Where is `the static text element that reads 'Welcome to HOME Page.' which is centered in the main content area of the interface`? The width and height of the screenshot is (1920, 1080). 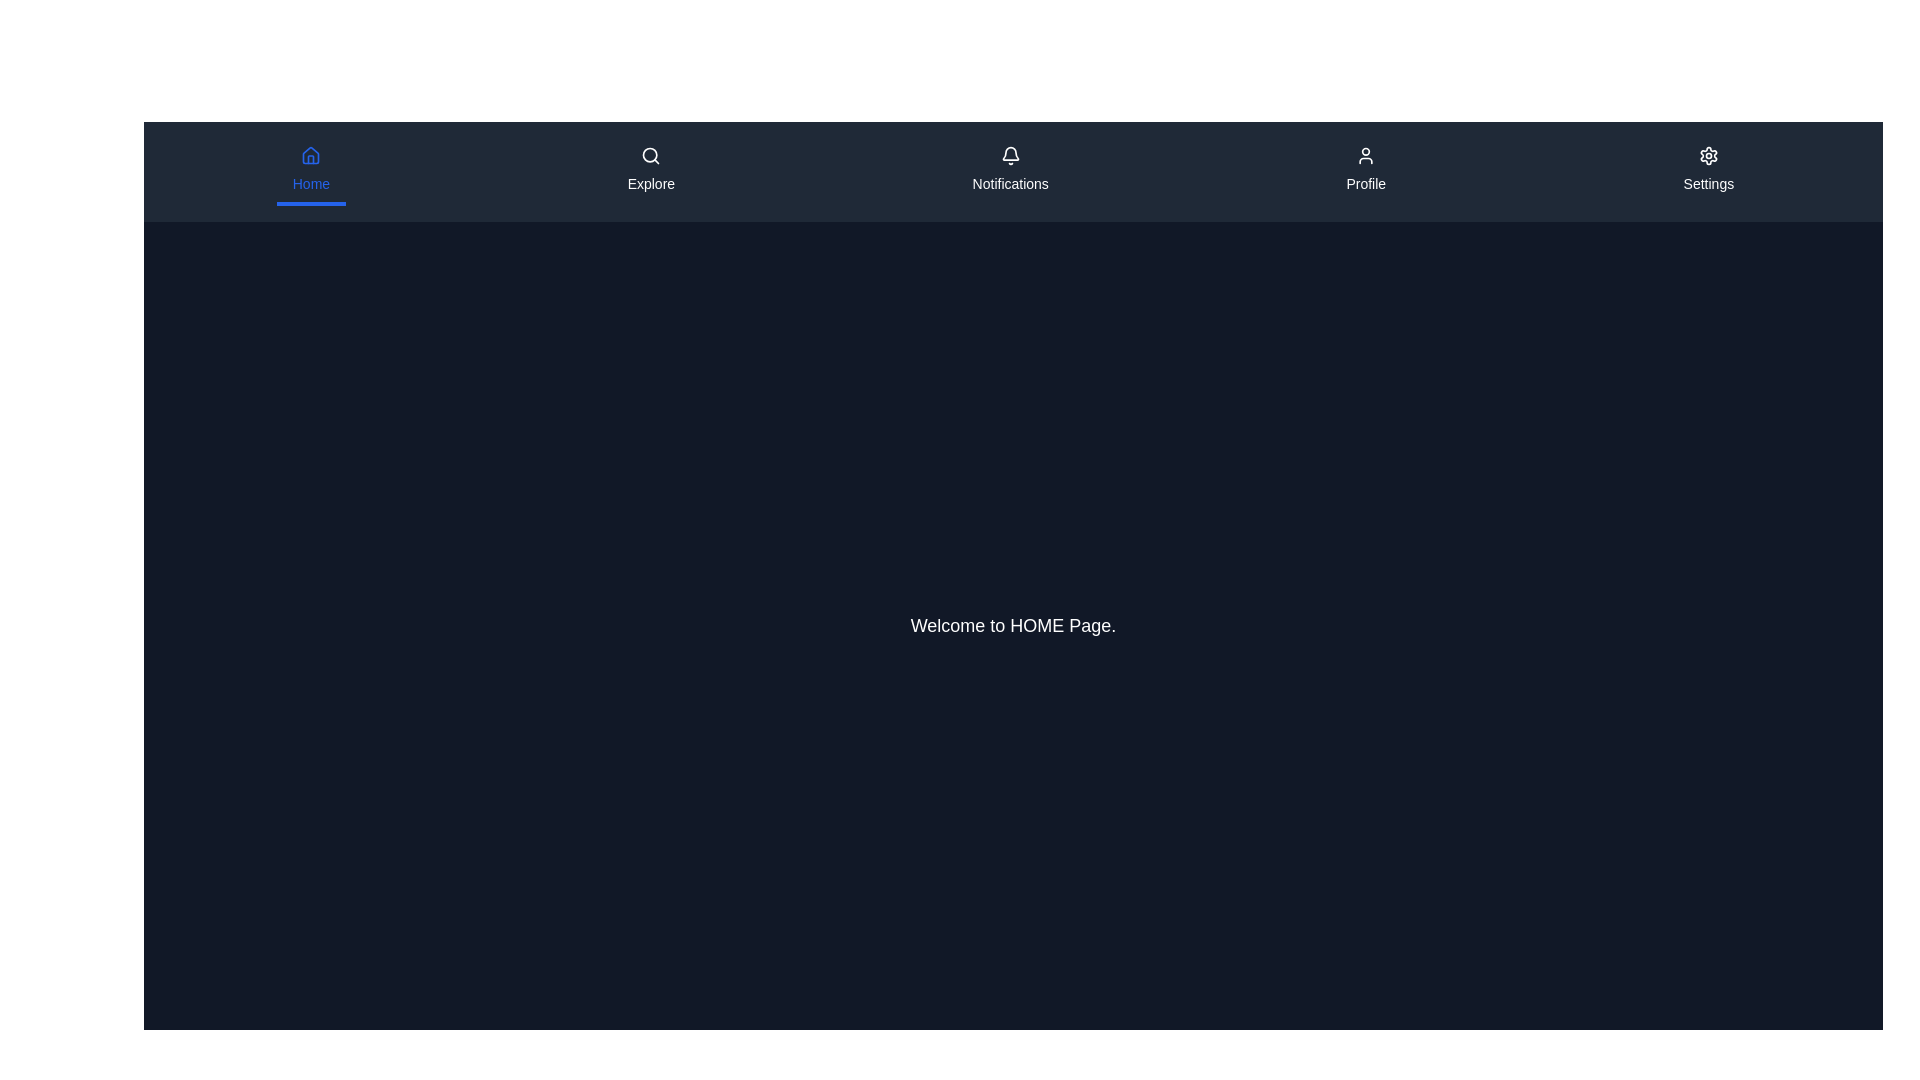 the static text element that reads 'Welcome to HOME Page.' which is centered in the main content area of the interface is located at coordinates (1013, 624).